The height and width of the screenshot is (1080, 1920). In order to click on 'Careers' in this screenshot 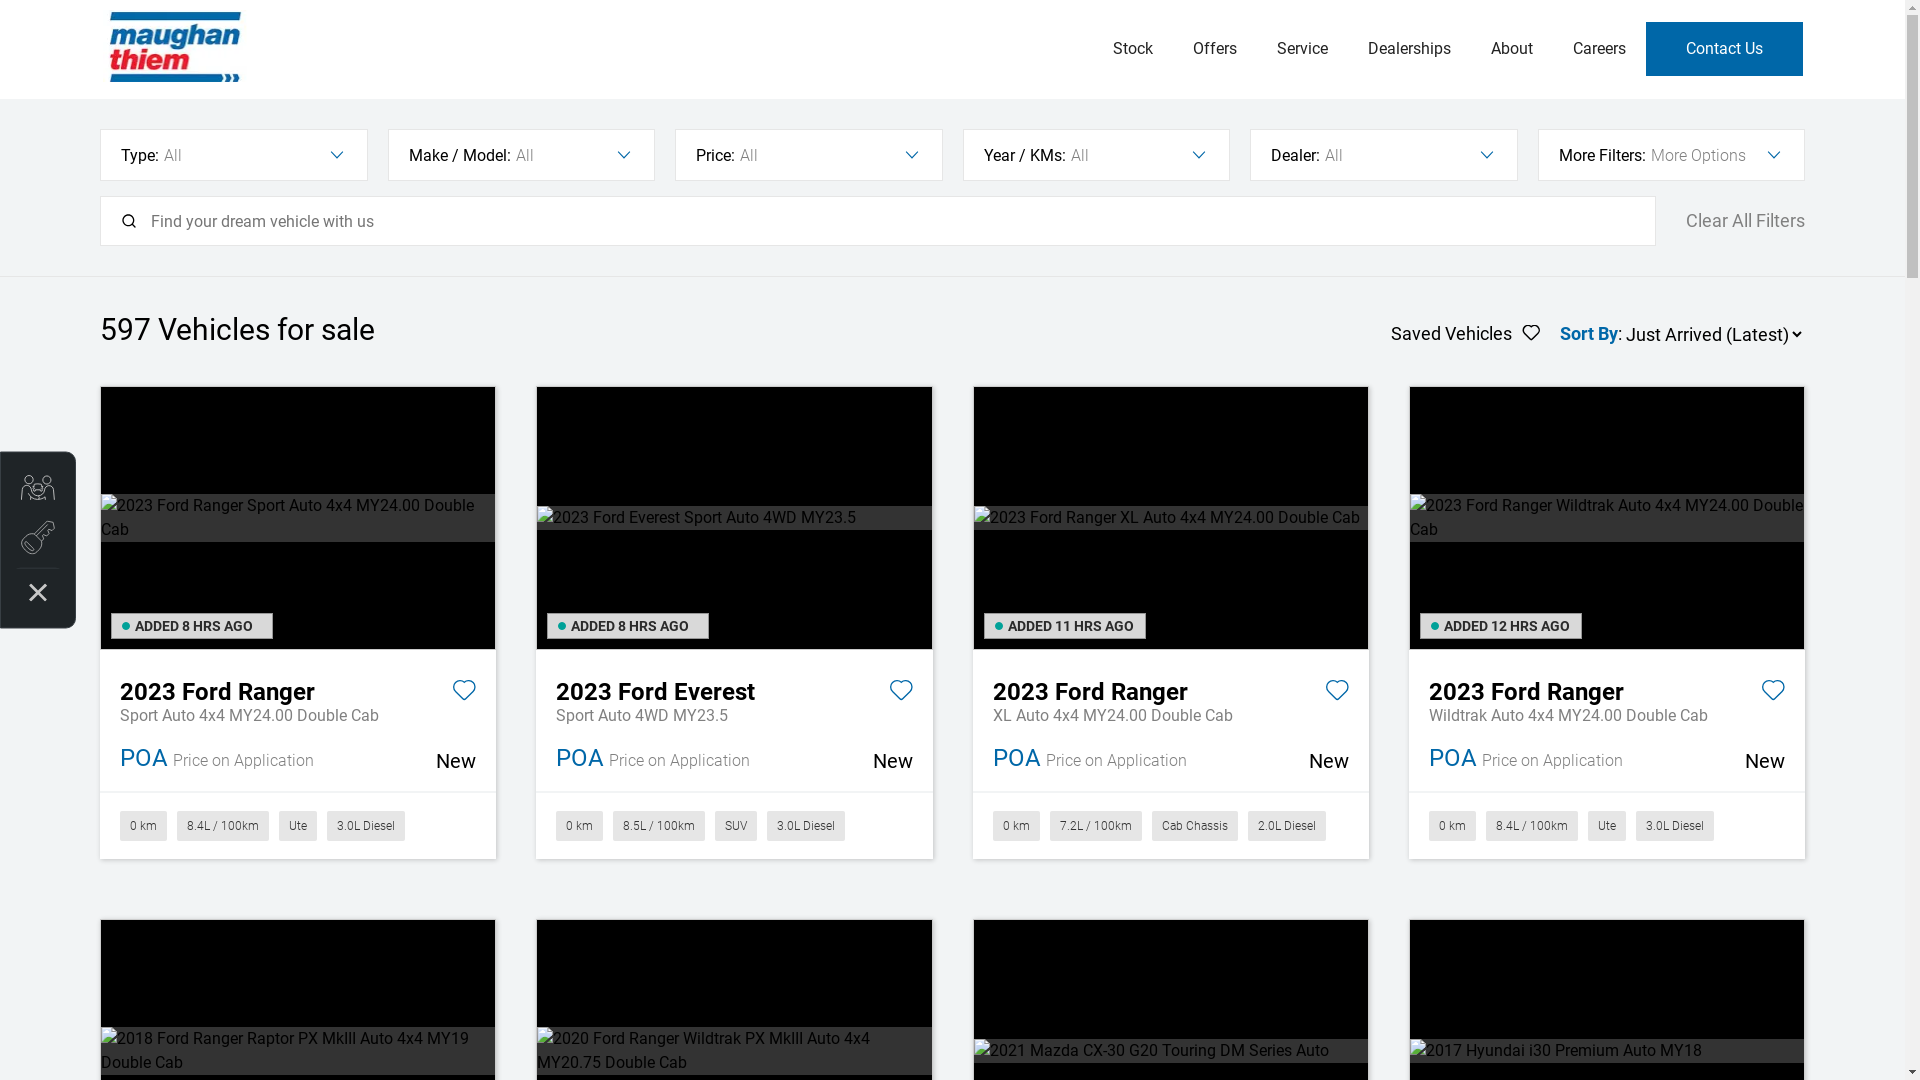, I will do `click(1597, 48)`.